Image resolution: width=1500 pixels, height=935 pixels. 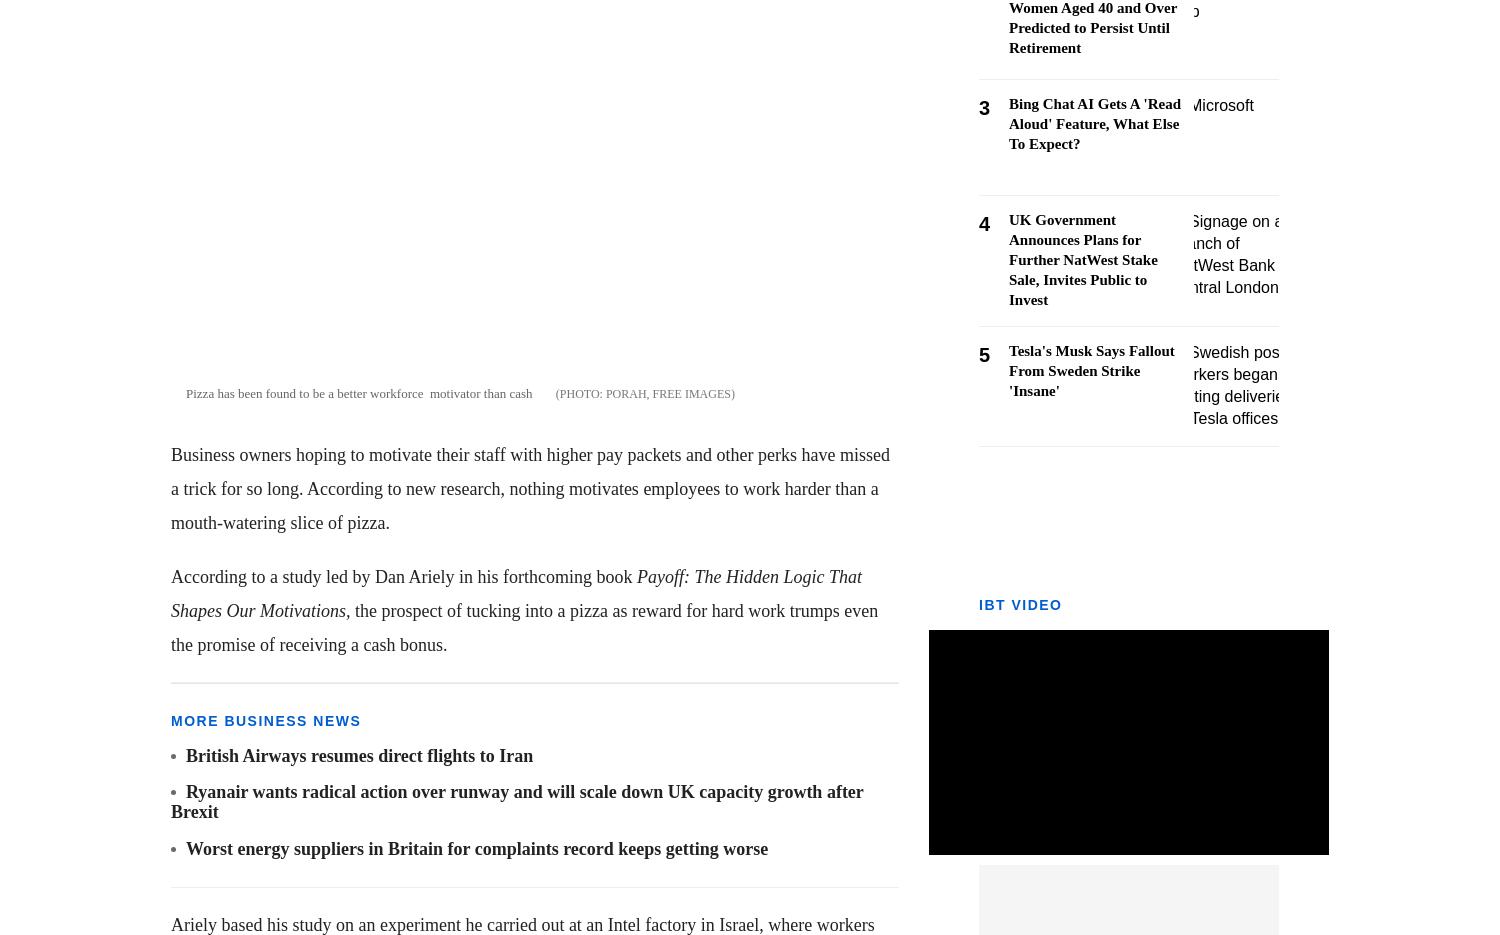 What do you see at coordinates (171, 719) in the screenshot?
I see `'More business news'` at bounding box center [171, 719].